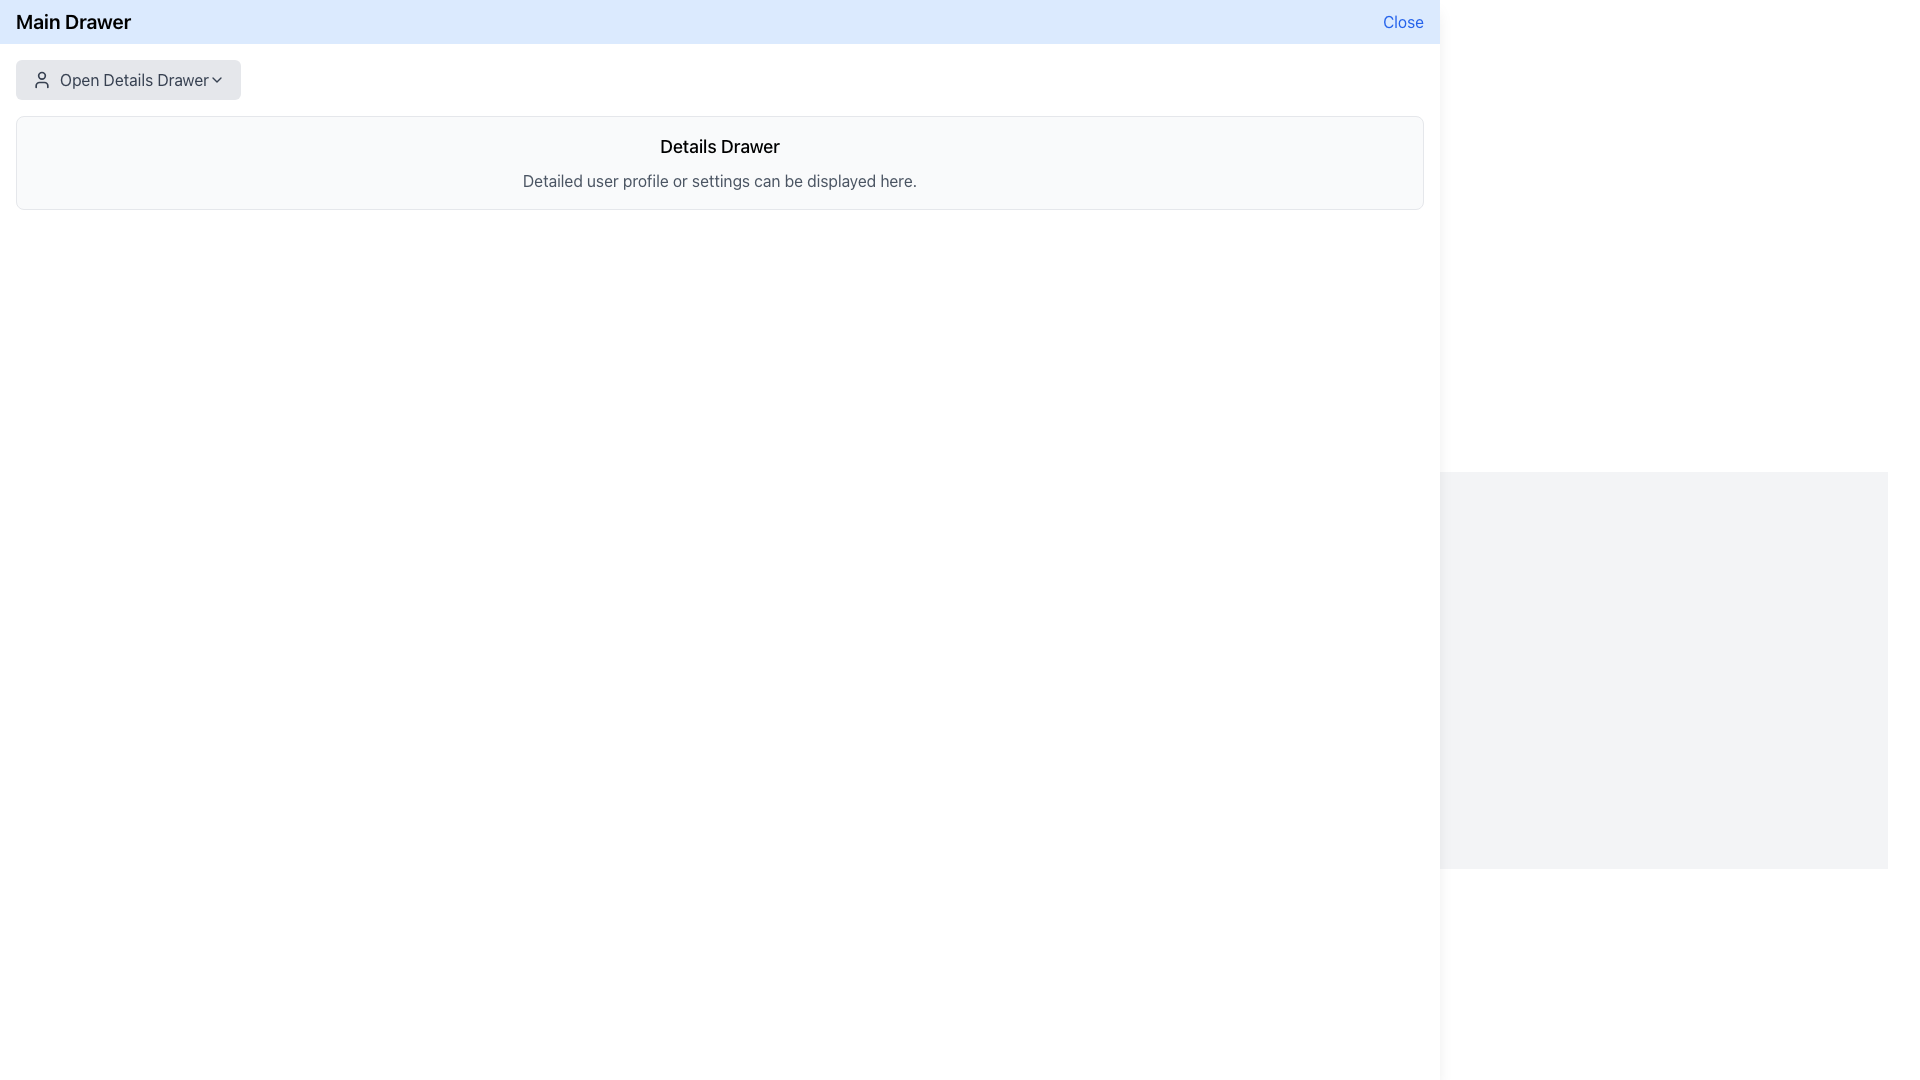  I want to click on the chevron icon located to the right of the 'Open Details Drawer' button, so click(216, 79).